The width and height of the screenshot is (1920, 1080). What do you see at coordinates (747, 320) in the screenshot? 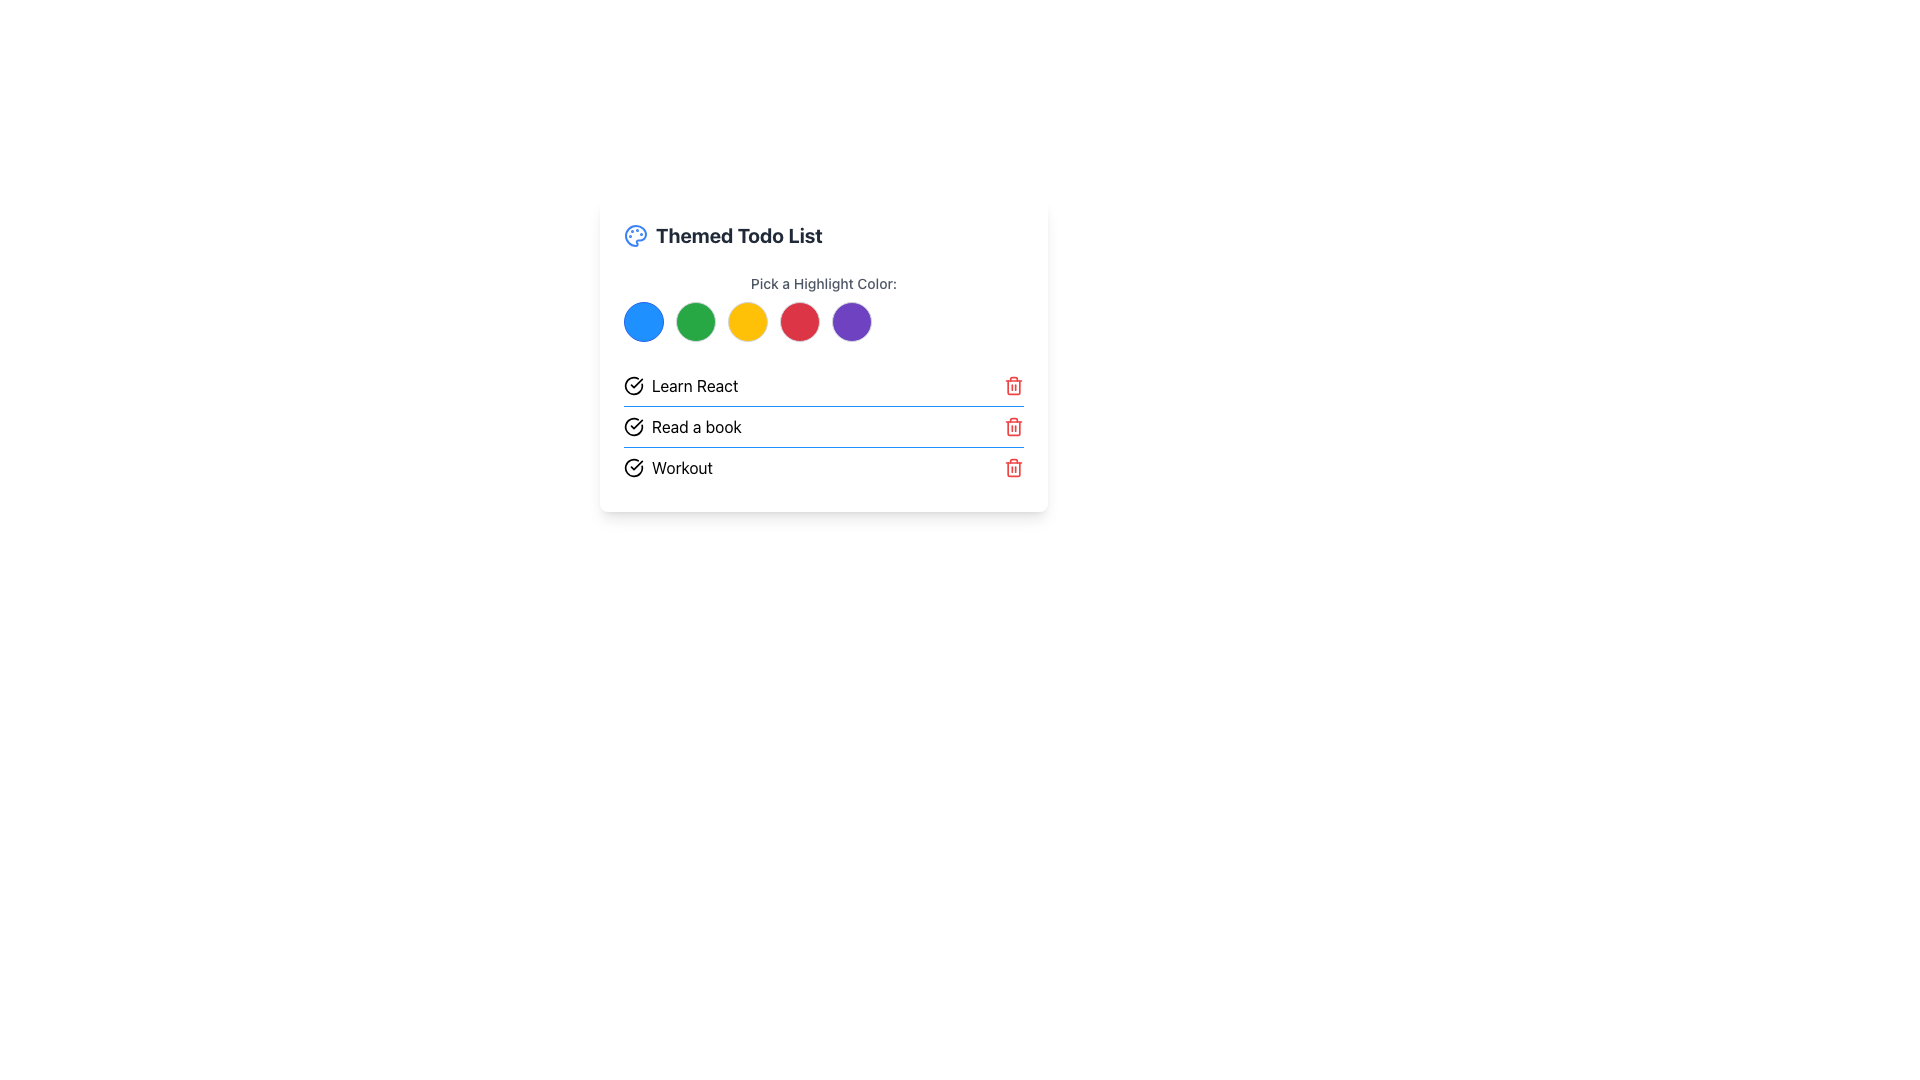
I see `the yellow selectable circle which is the third in a row of five circles, located above the tasks in the 'Themed Todo List' card` at bounding box center [747, 320].